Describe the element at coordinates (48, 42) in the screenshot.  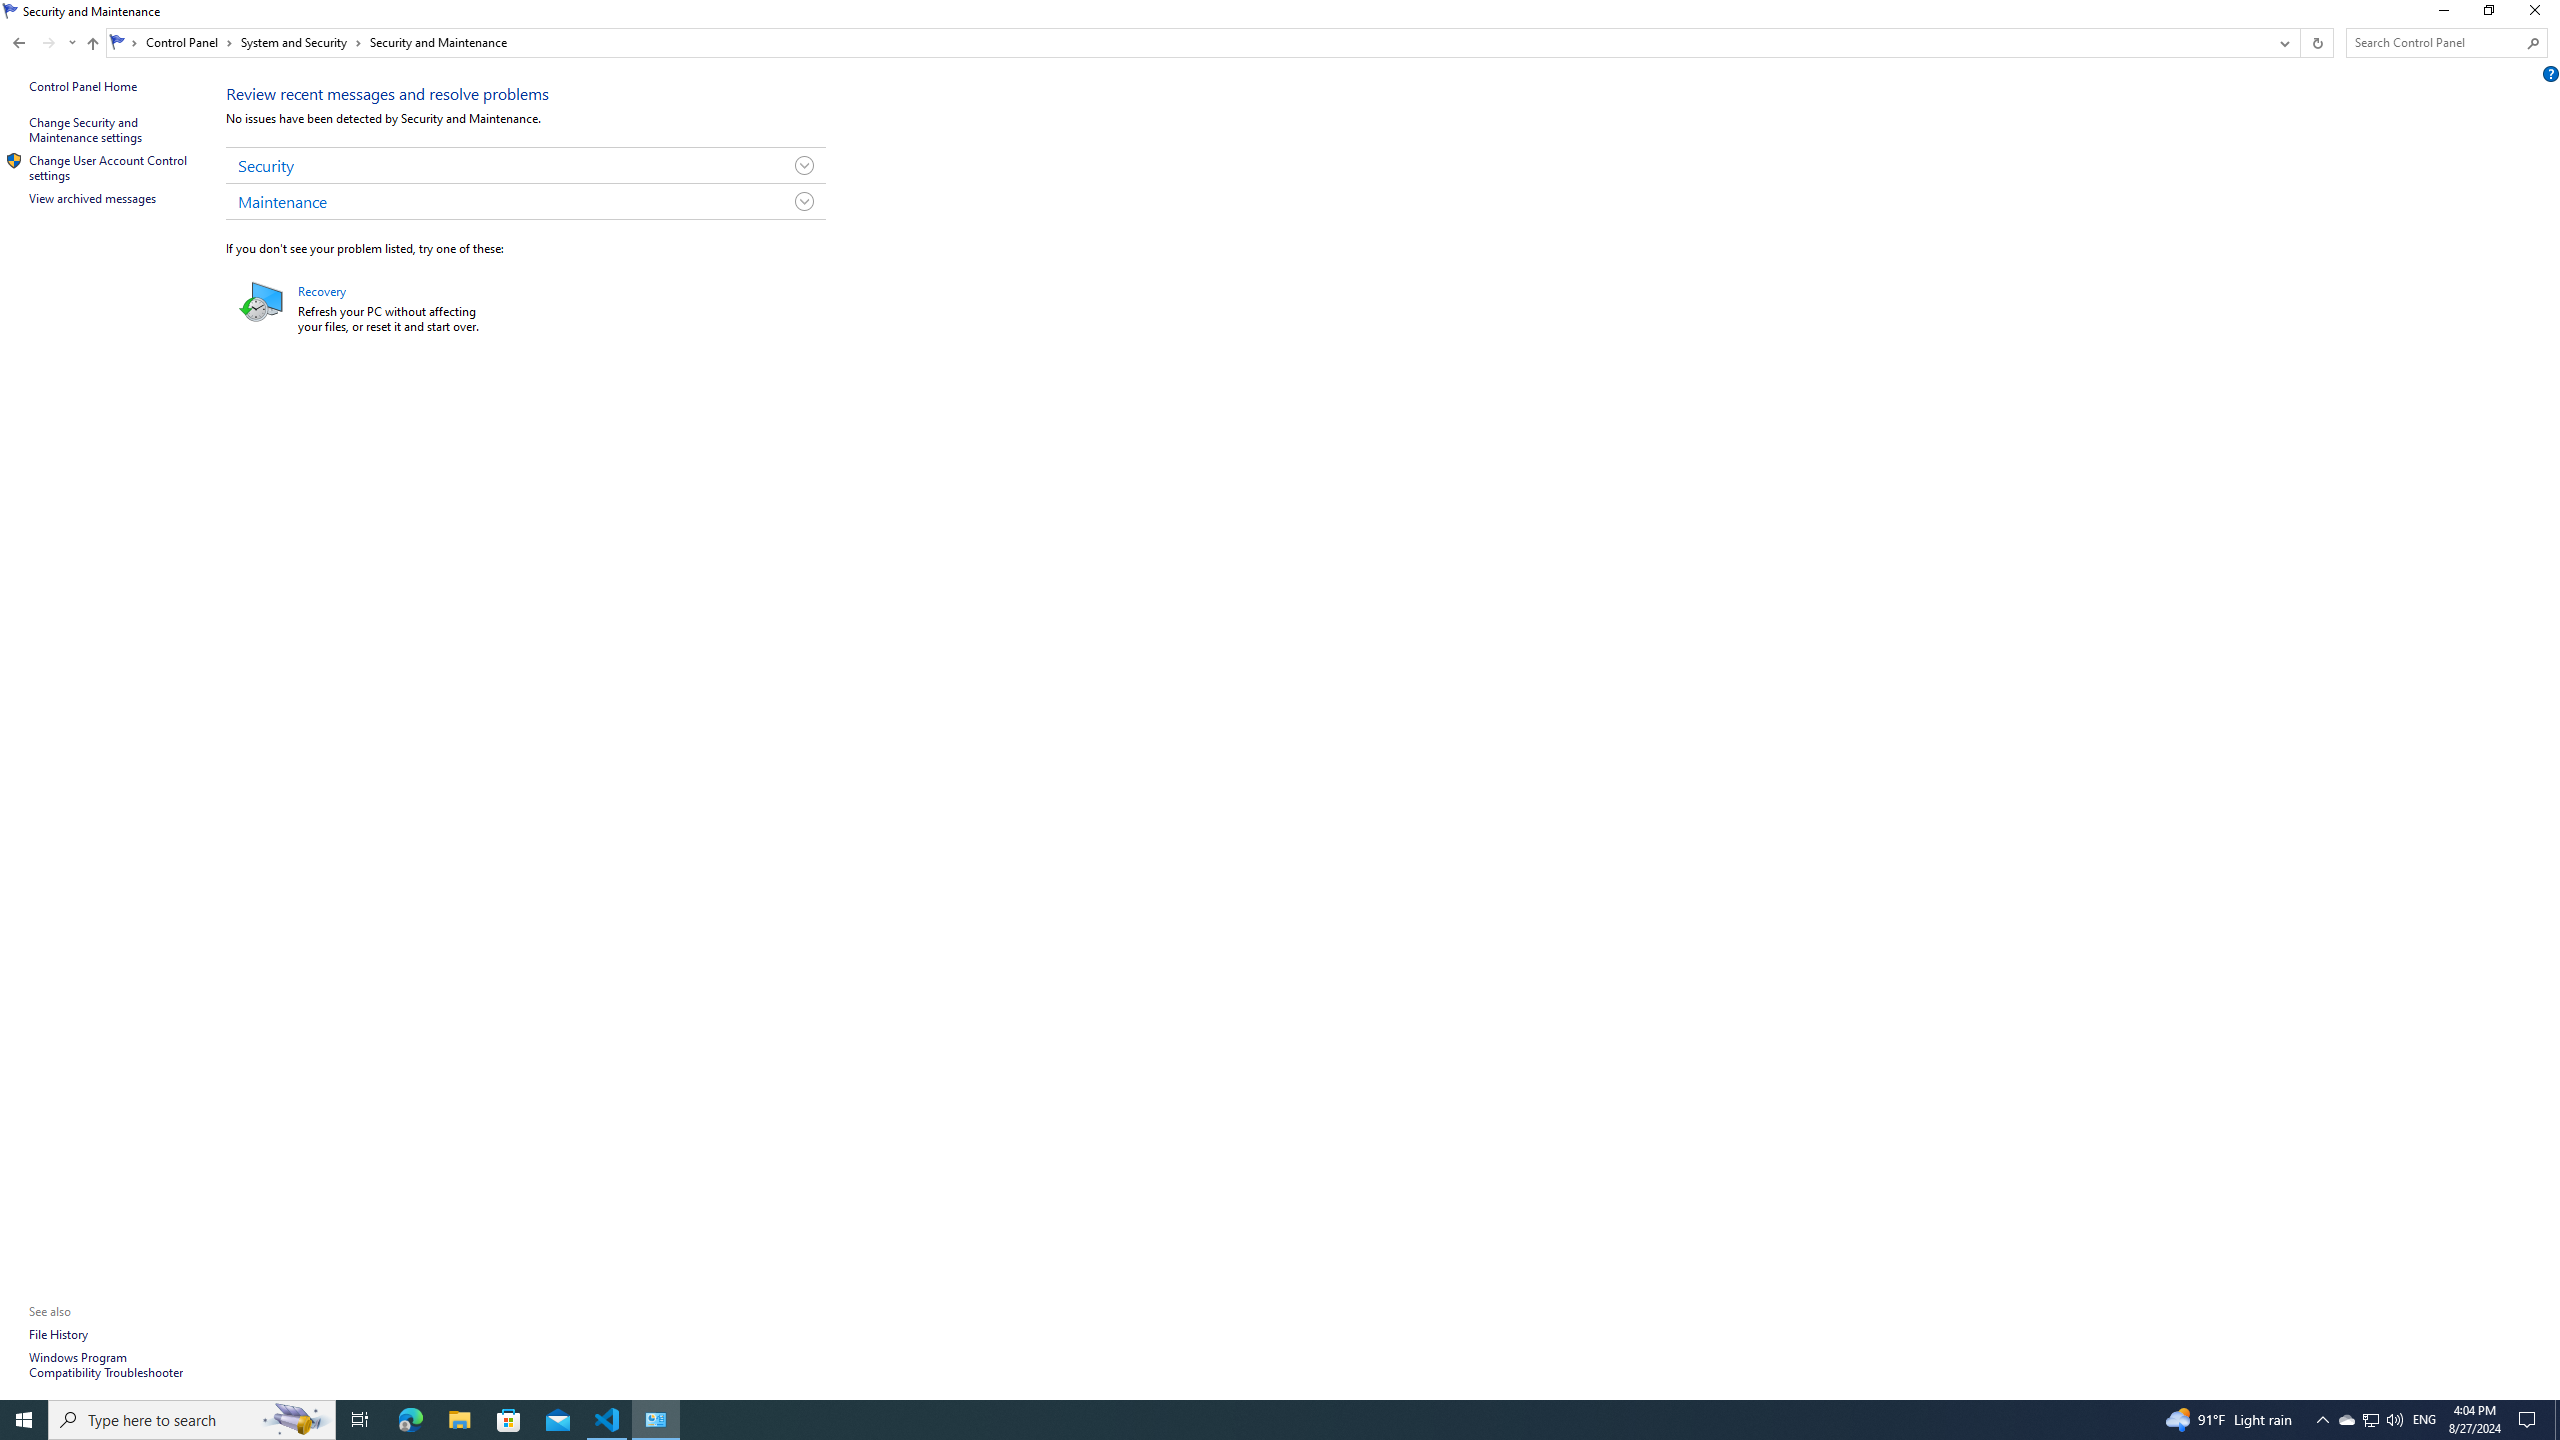
I see `'Forward (Alt + Right Arrow)'` at that location.